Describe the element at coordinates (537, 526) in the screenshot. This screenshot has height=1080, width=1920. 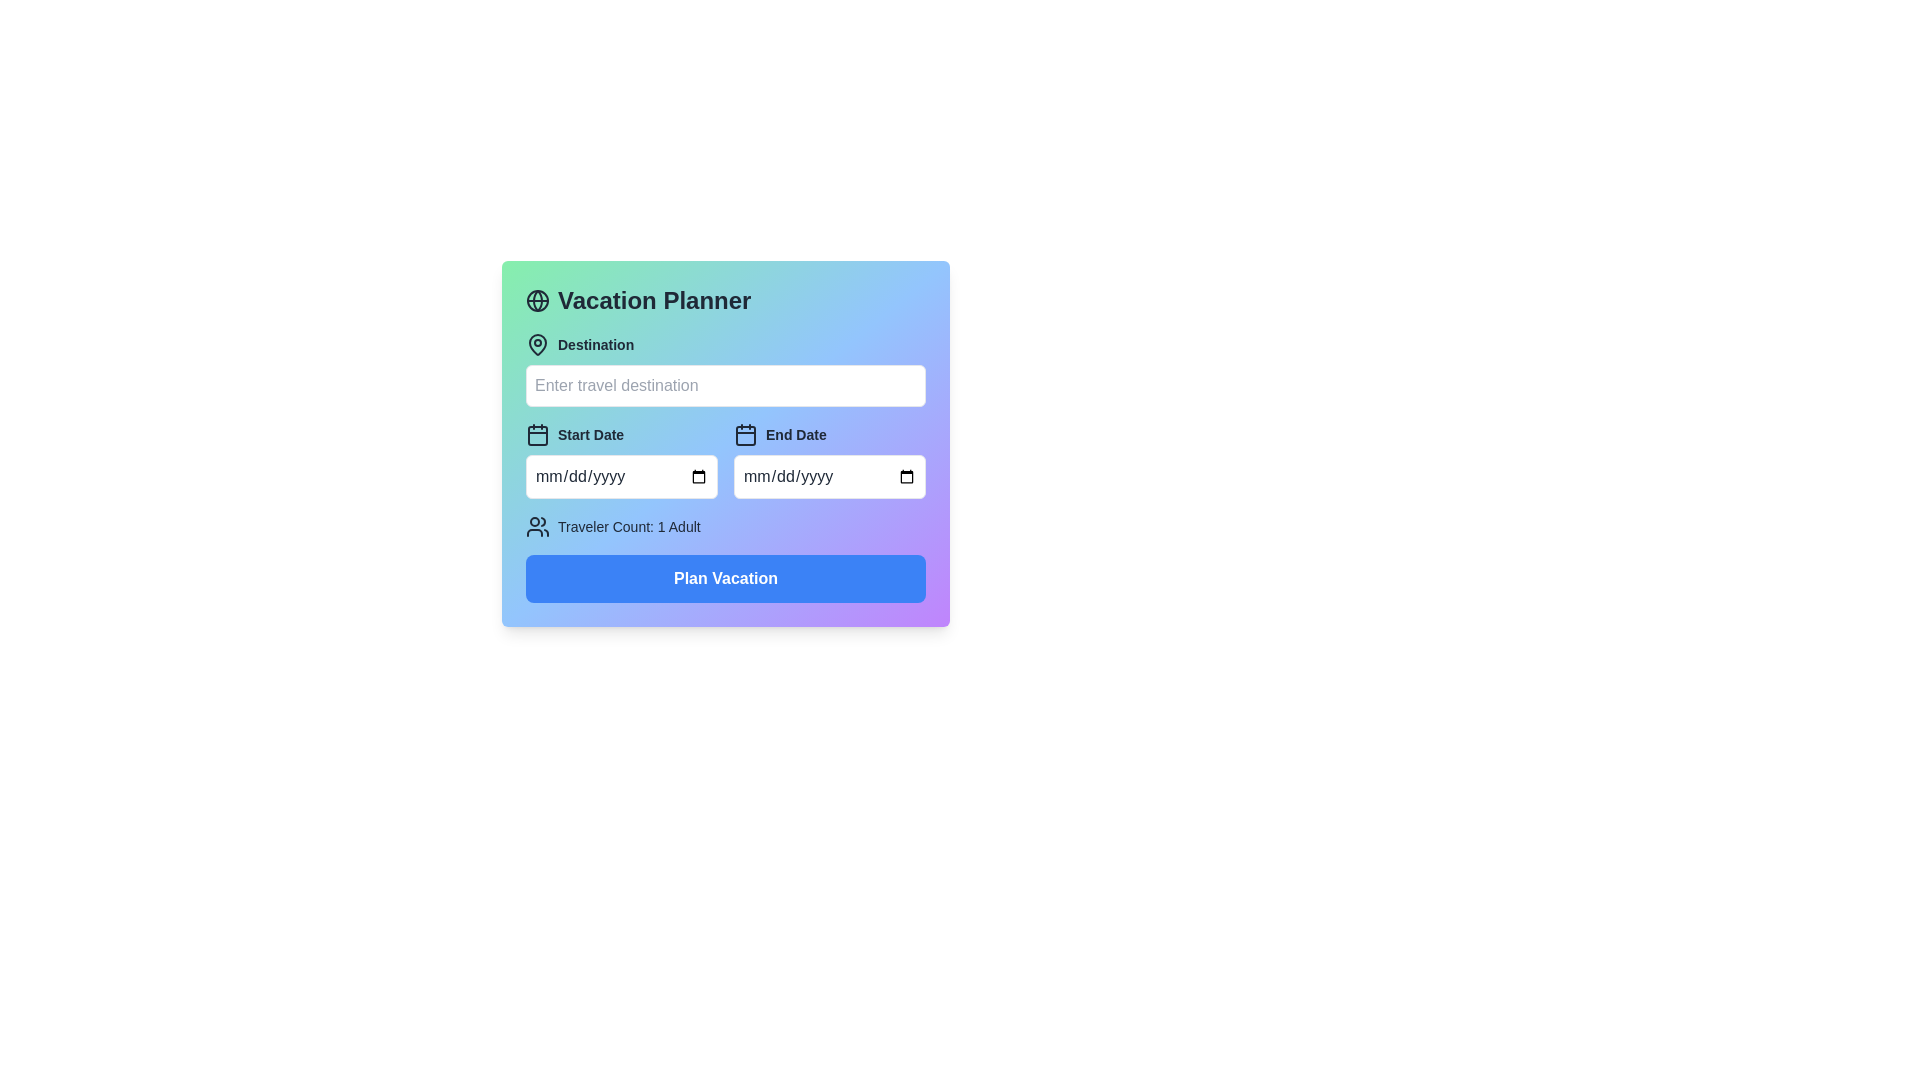
I see `the icon that represents the 'Traveler Count' section, which is located to the left of the text 'Traveler Count: 1 Adult' in the UI card` at that location.